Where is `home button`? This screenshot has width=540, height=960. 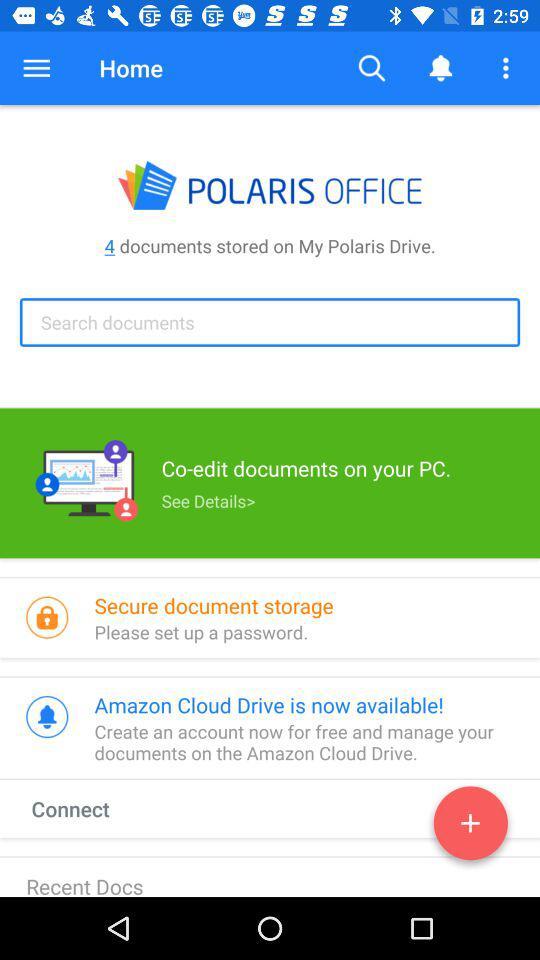
home button is located at coordinates (131, 68).